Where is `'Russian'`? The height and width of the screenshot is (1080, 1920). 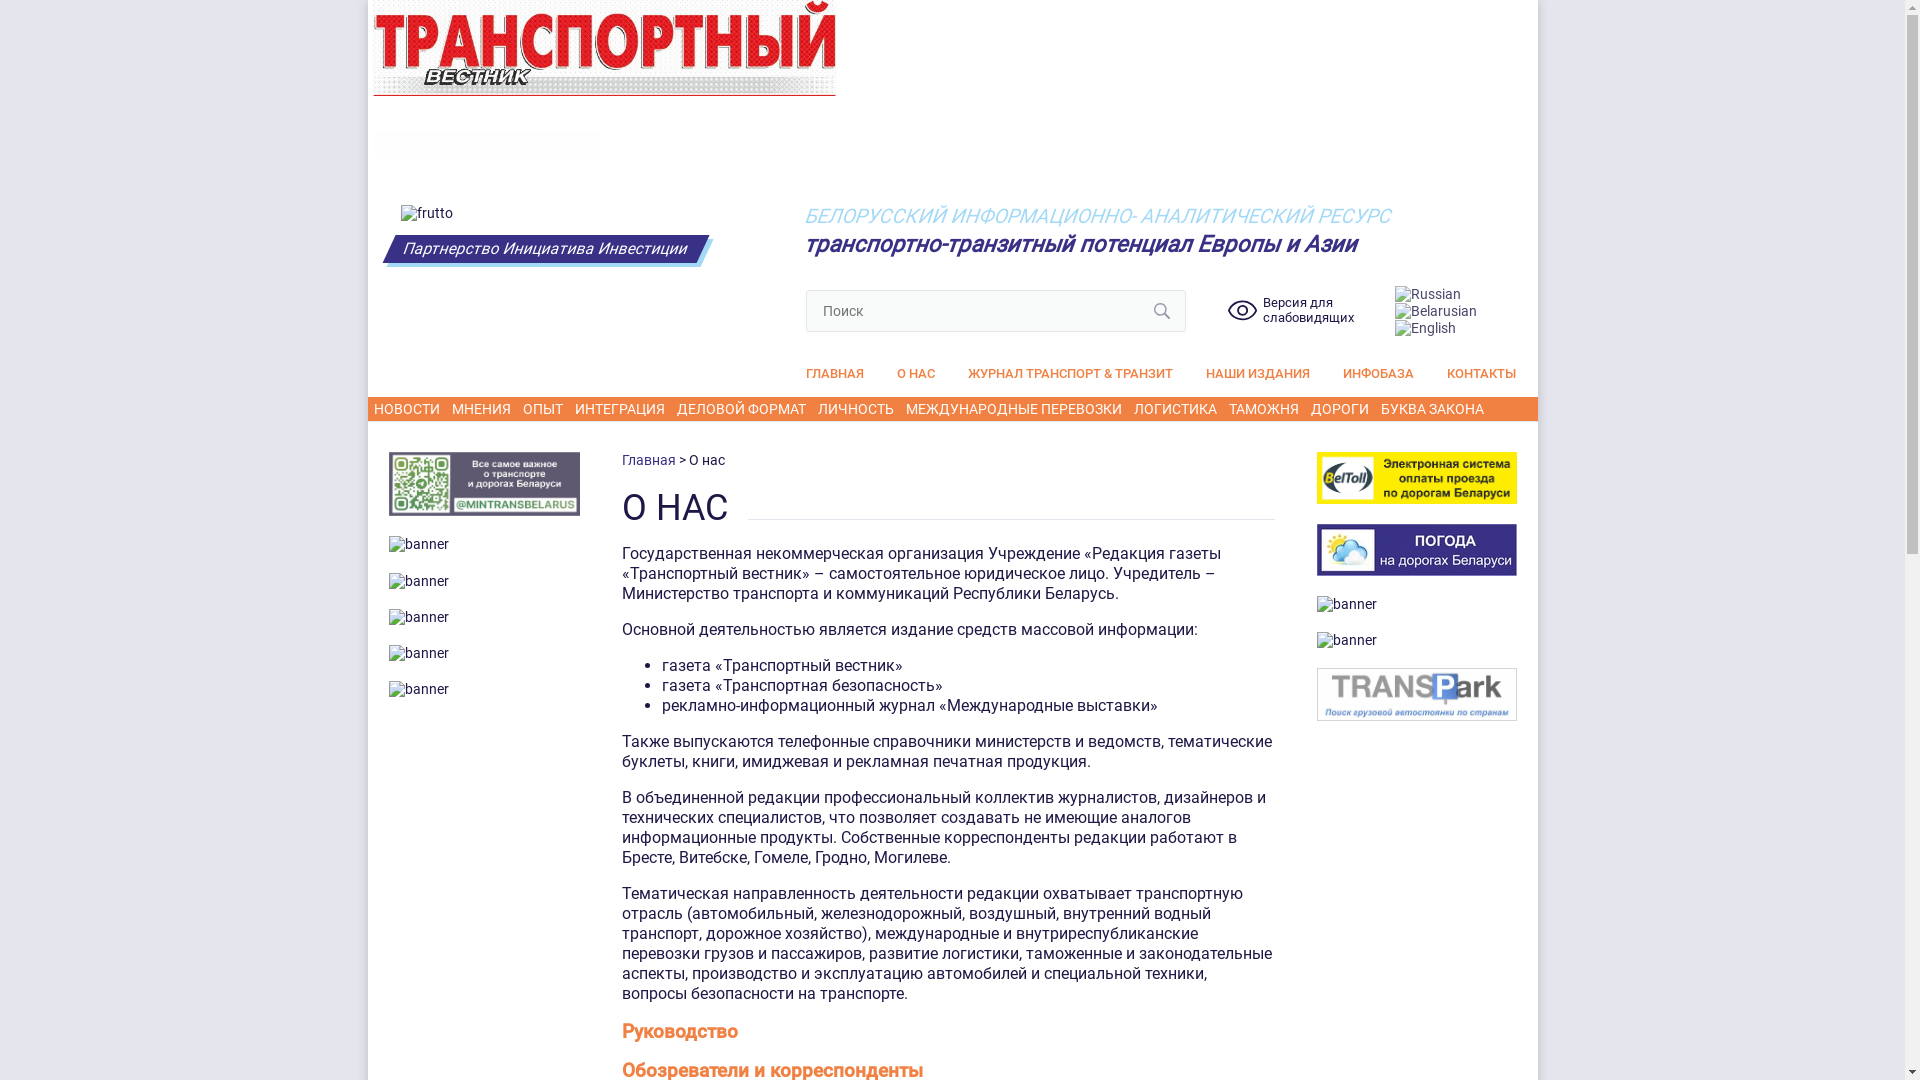 'Russian' is located at coordinates (1427, 293).